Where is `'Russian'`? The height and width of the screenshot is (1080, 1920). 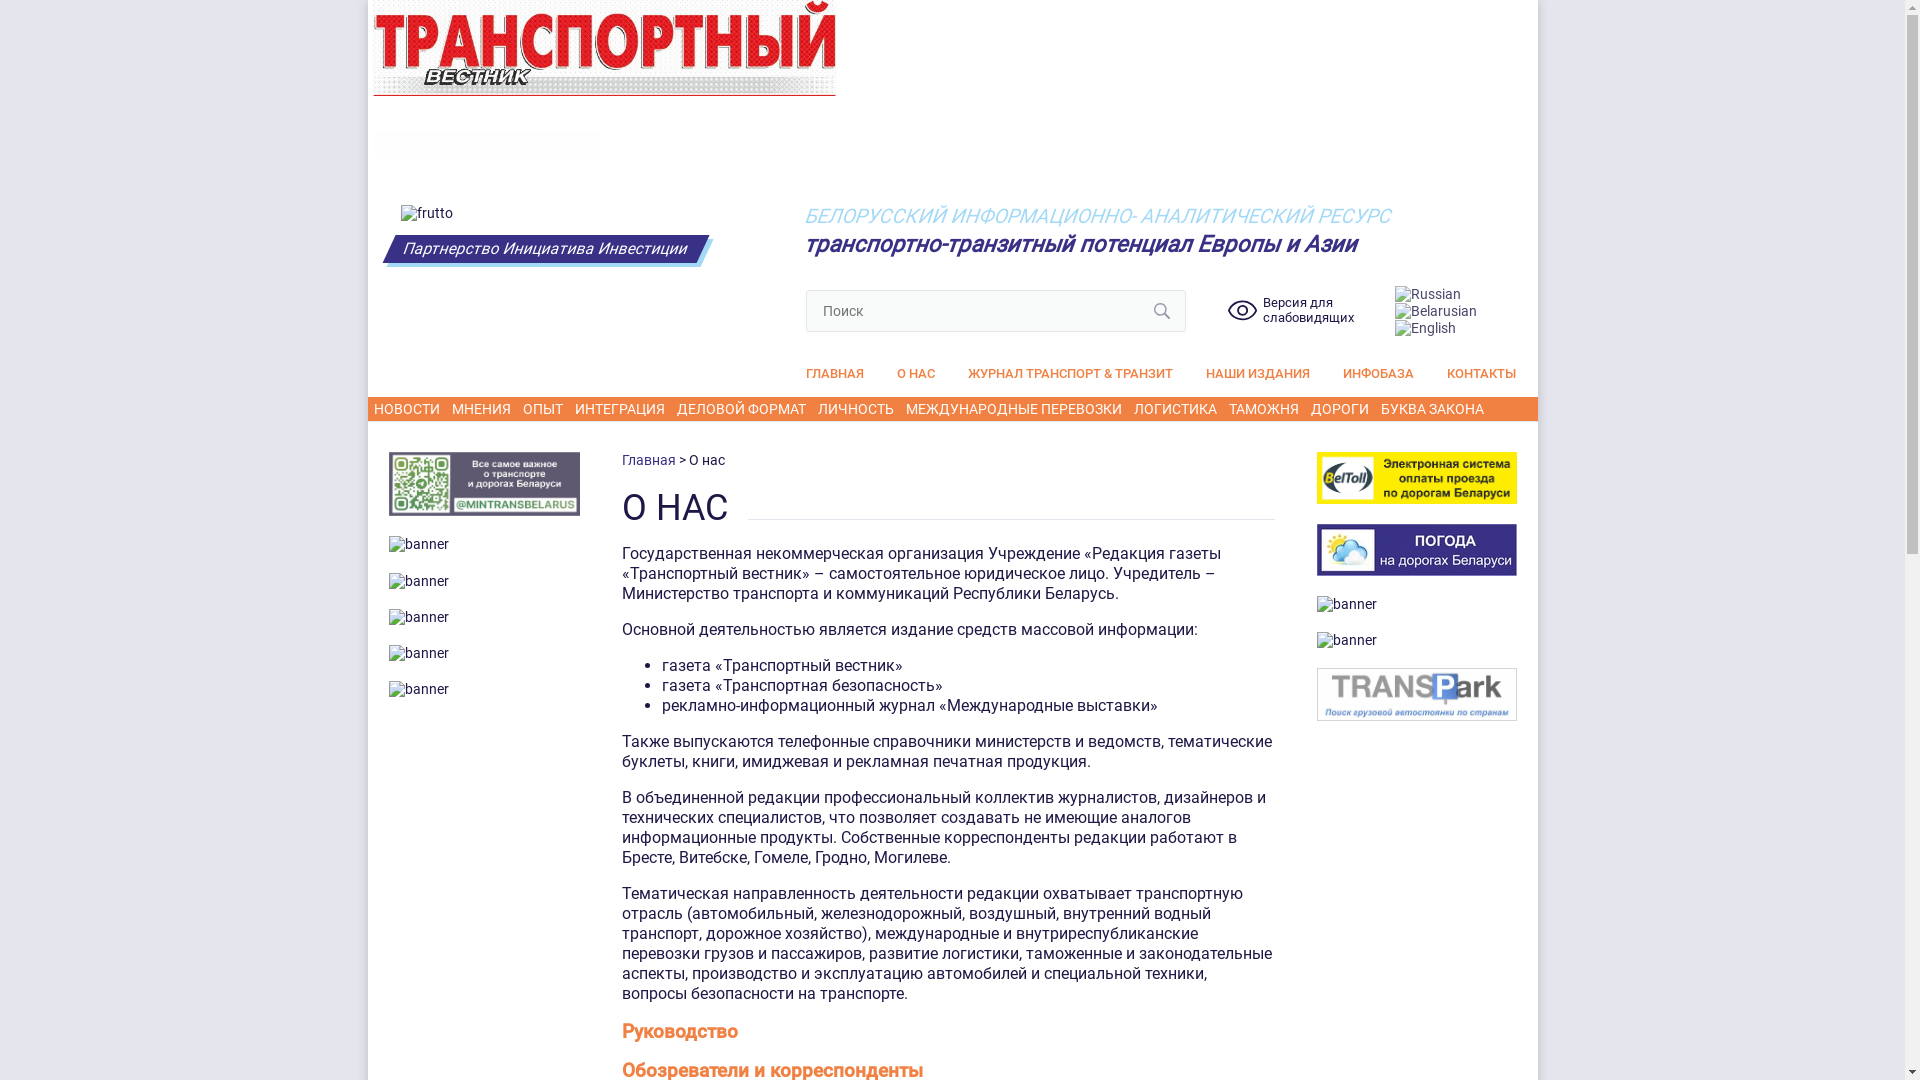 'Russian' is located at coordinates (1427, 293).